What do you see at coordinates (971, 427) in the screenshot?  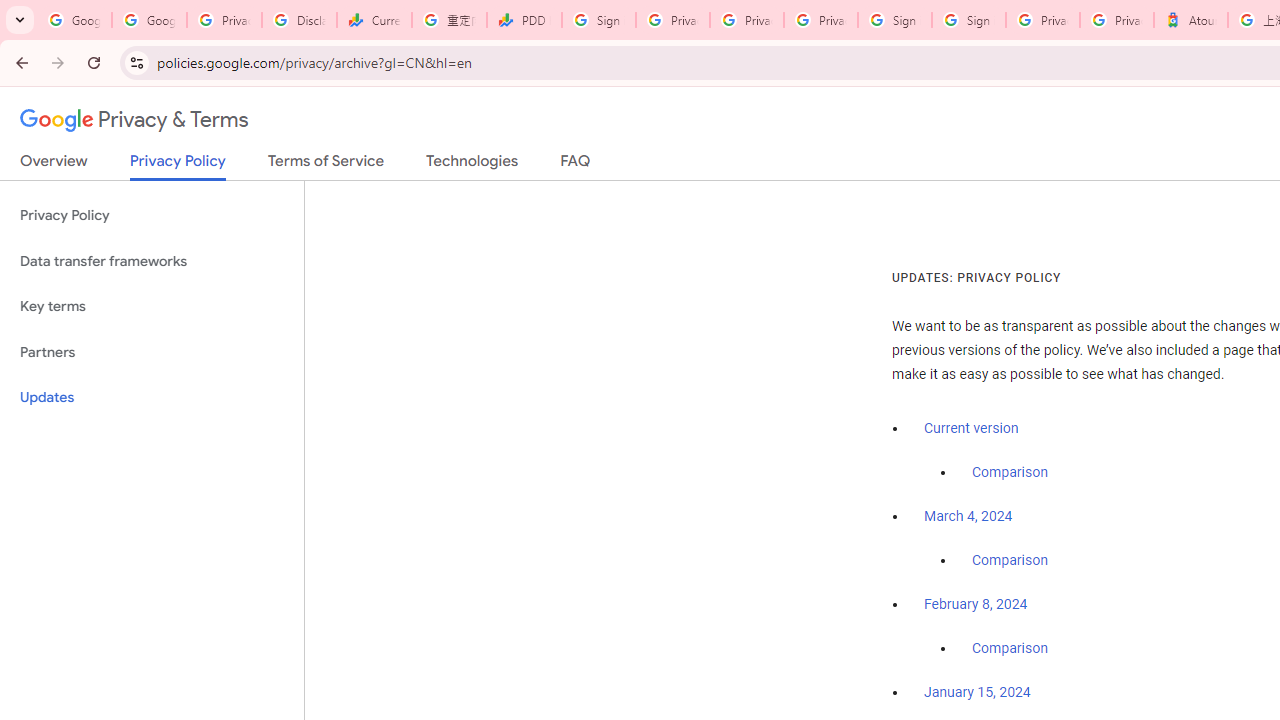 I see `'Current version'` at bounding box center [971, 427].